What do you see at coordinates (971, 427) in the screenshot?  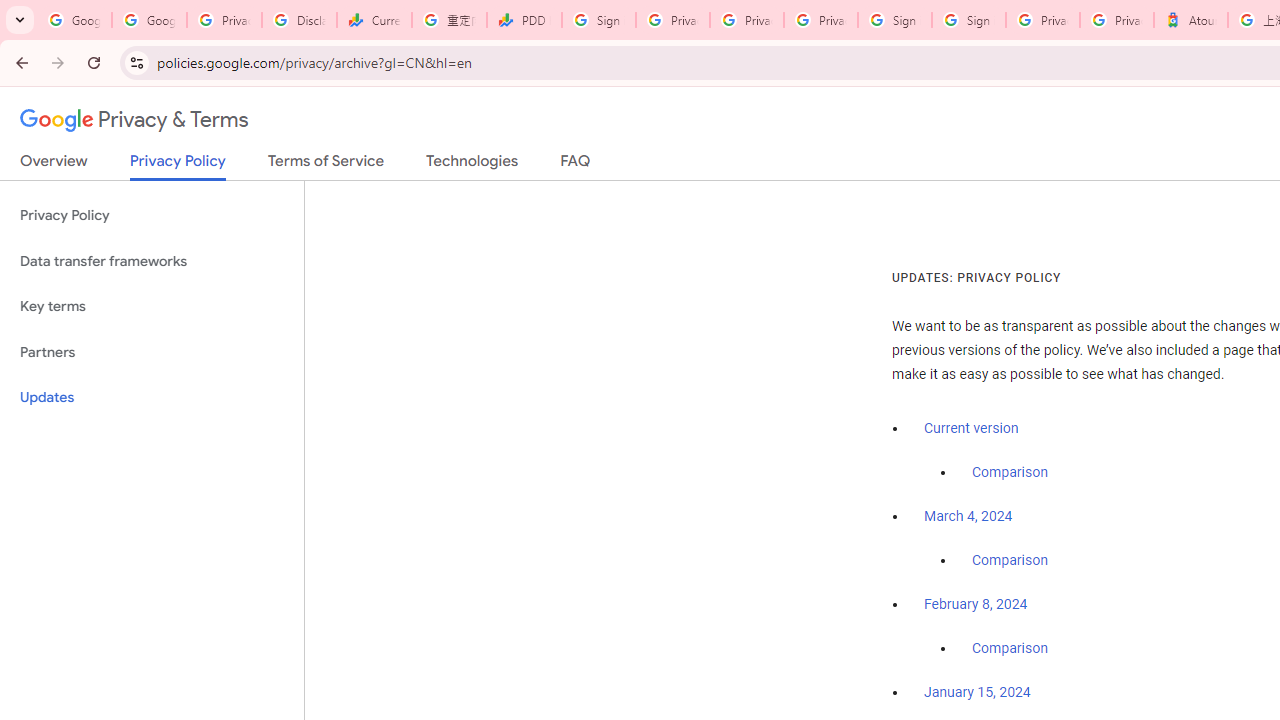 I see `'Current version'` at bounding box center [971, 427].